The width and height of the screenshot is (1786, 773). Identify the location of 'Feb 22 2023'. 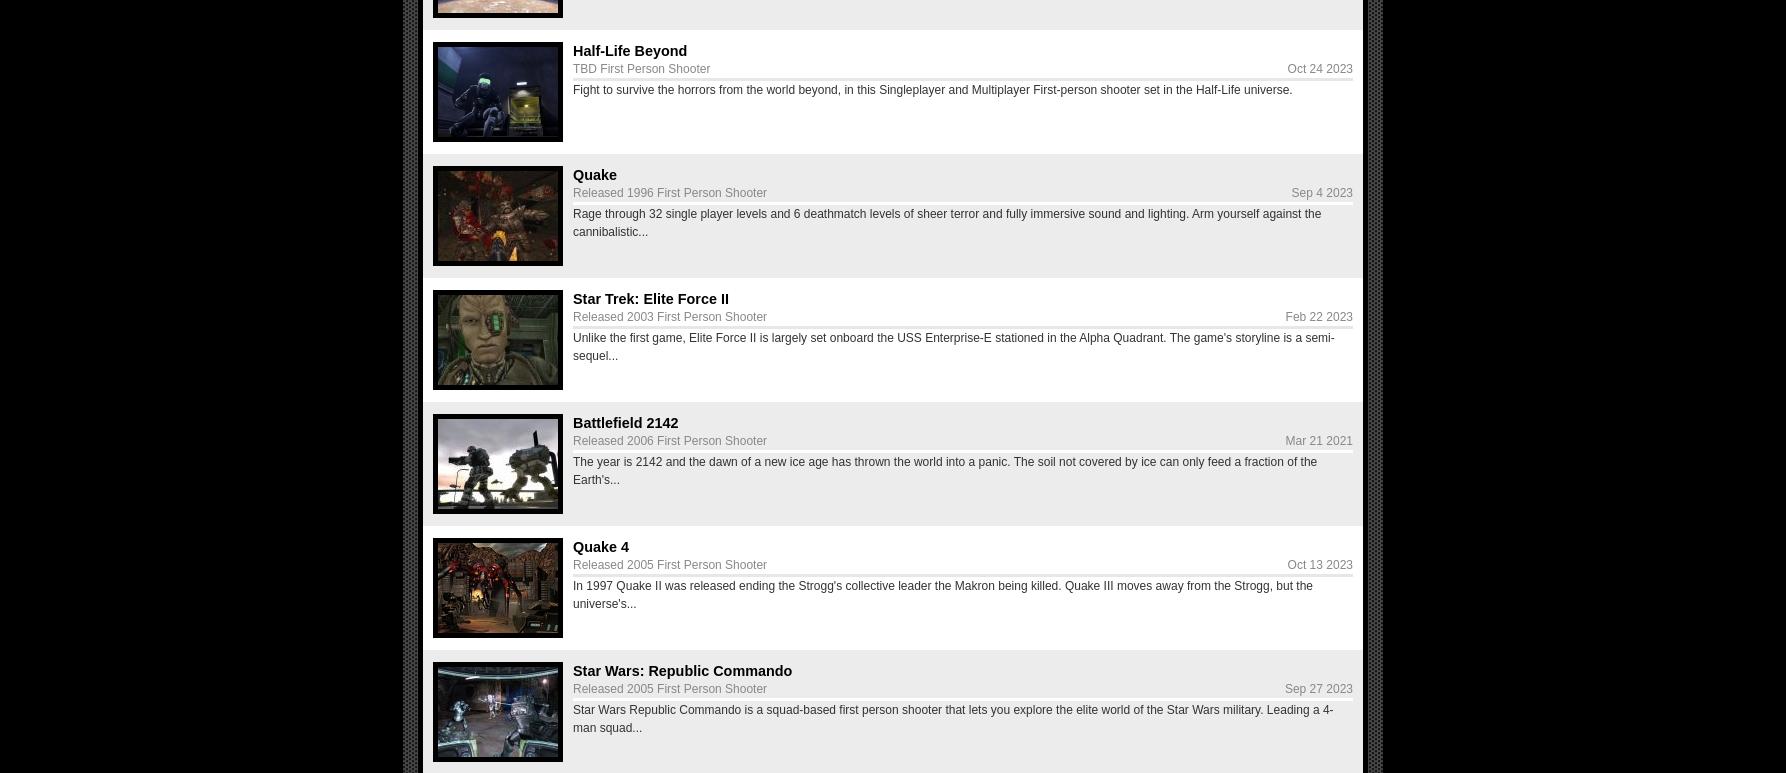
(1318, 316).